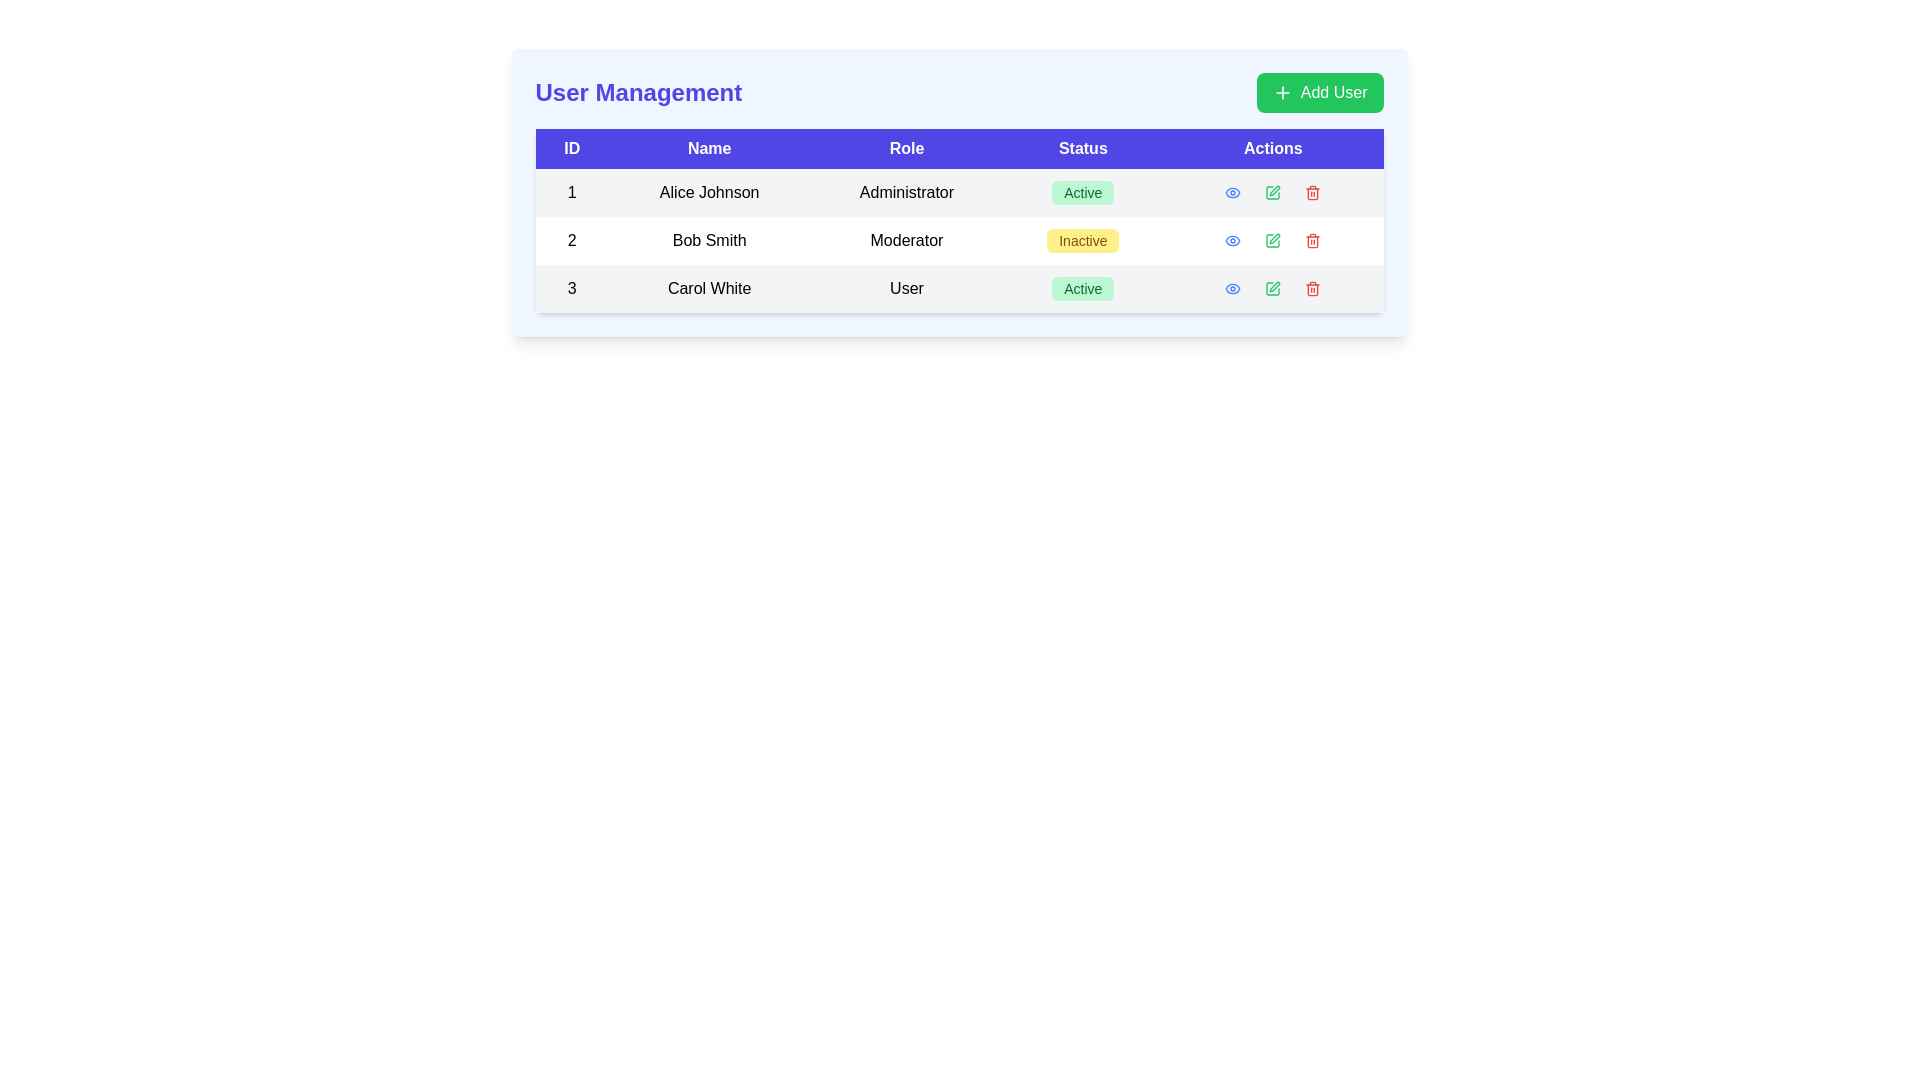 This screenshot has height=1080, width=1920. Describe the element at coordinates (1272, 289) in the screenshot. I see `the second icon from the left in the 'Actions' column of the user table for 'Carol White'` at that location.